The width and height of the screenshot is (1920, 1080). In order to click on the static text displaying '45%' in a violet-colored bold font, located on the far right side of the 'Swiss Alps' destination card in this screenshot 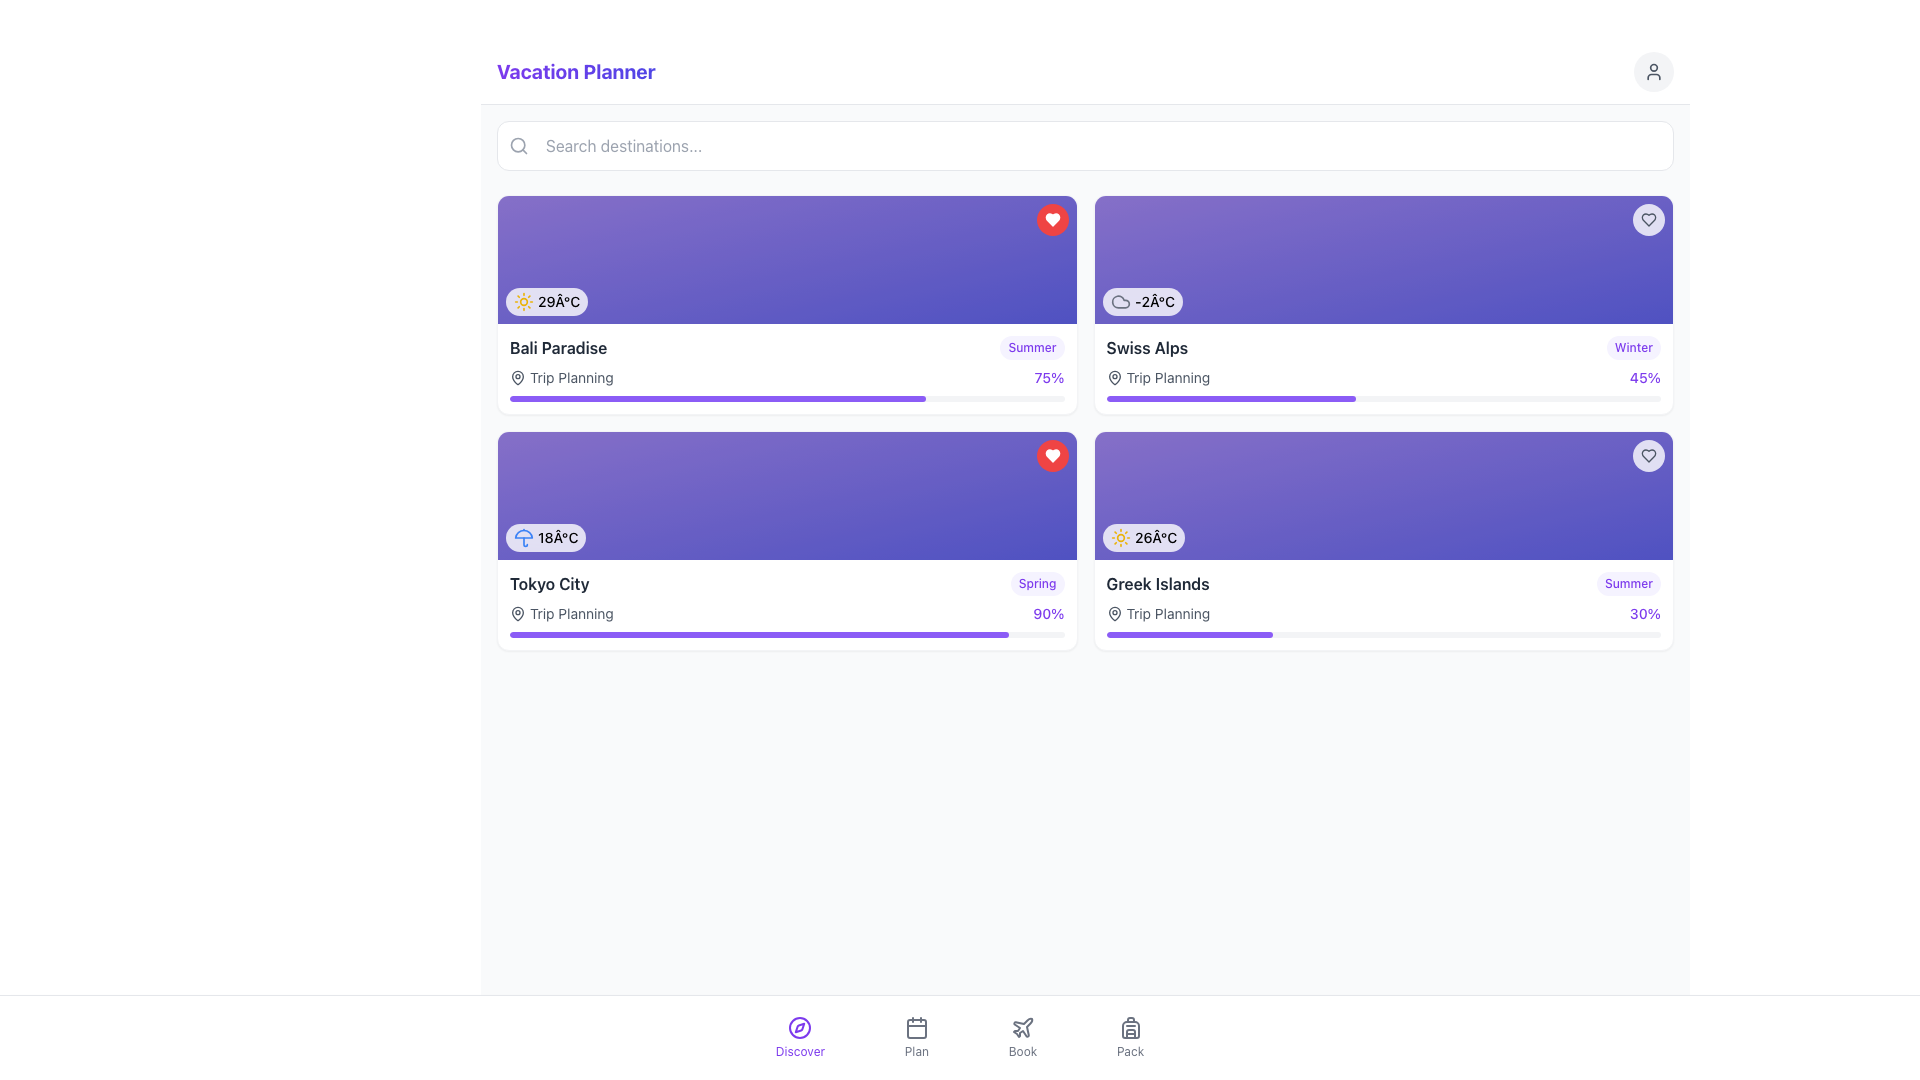, I will do `click(1645, 378)`.